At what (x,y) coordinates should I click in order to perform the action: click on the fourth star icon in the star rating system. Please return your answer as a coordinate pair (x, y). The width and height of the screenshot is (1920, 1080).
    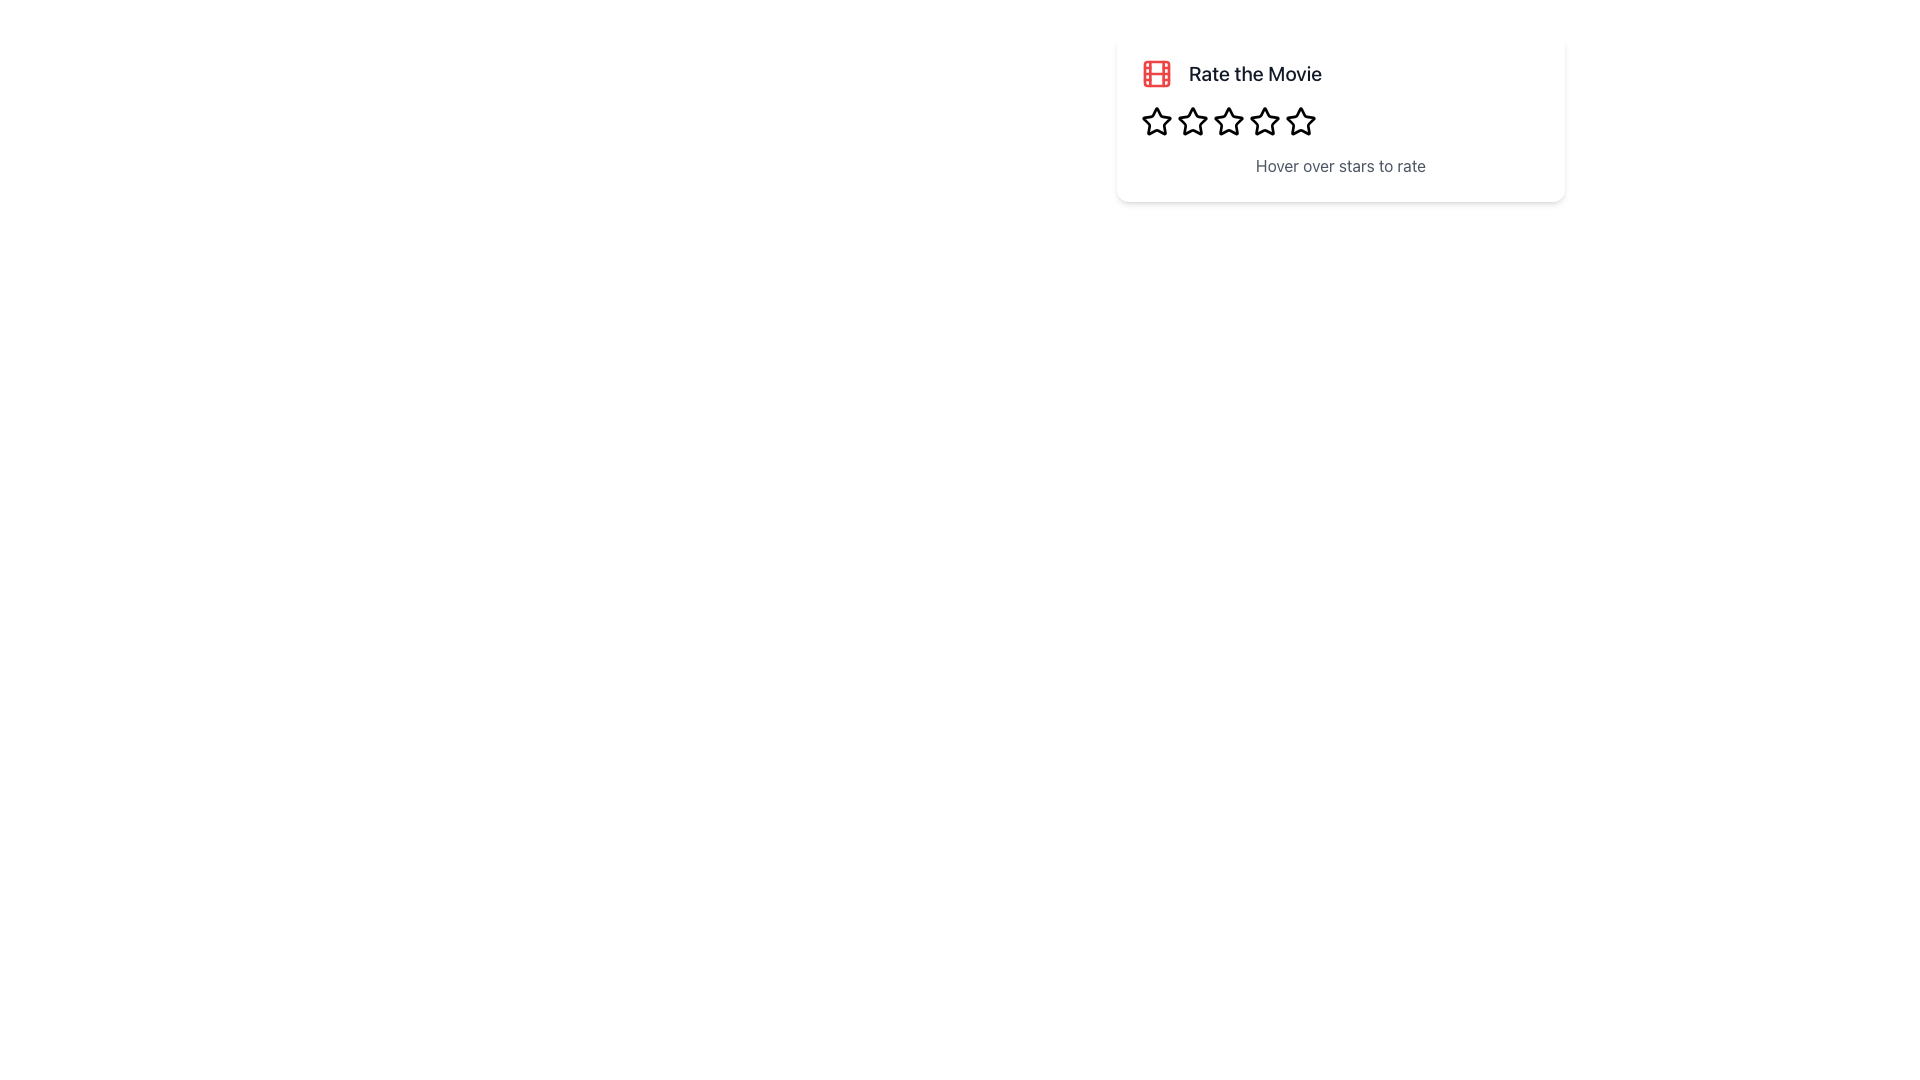
    Looking at the image, I should click on (1300, 120).